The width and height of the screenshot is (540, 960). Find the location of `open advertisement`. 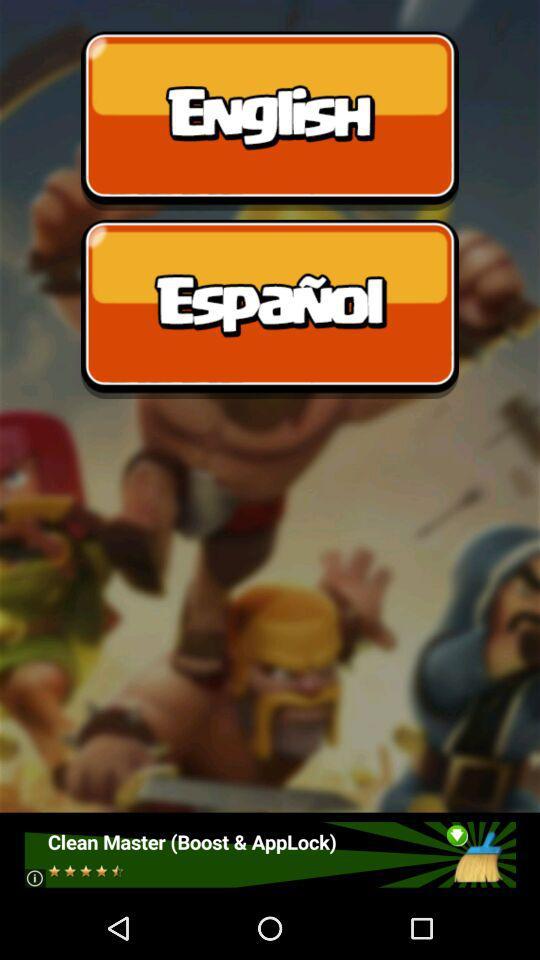

open advertisement is located at coordinates (269, 853).